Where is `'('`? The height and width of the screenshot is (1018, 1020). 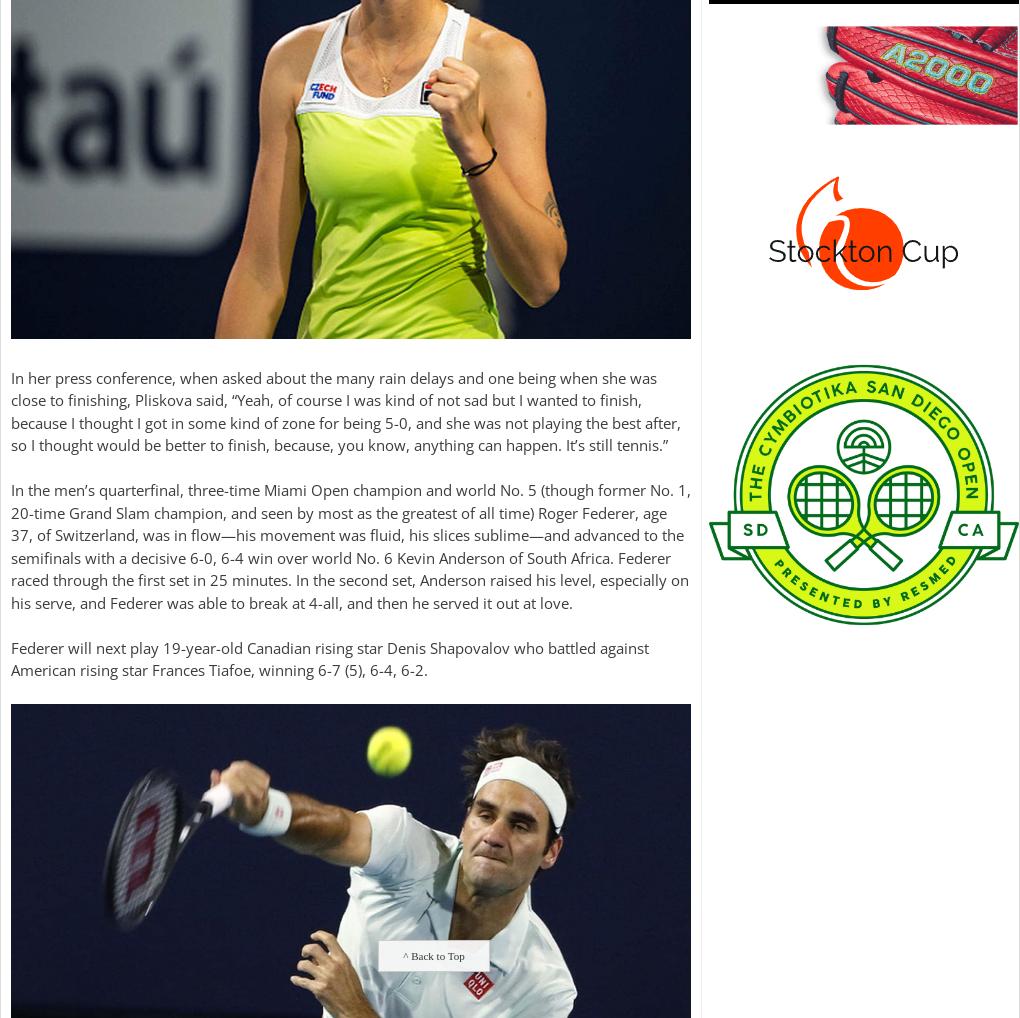 '(' is located at coordinates (343, 670).